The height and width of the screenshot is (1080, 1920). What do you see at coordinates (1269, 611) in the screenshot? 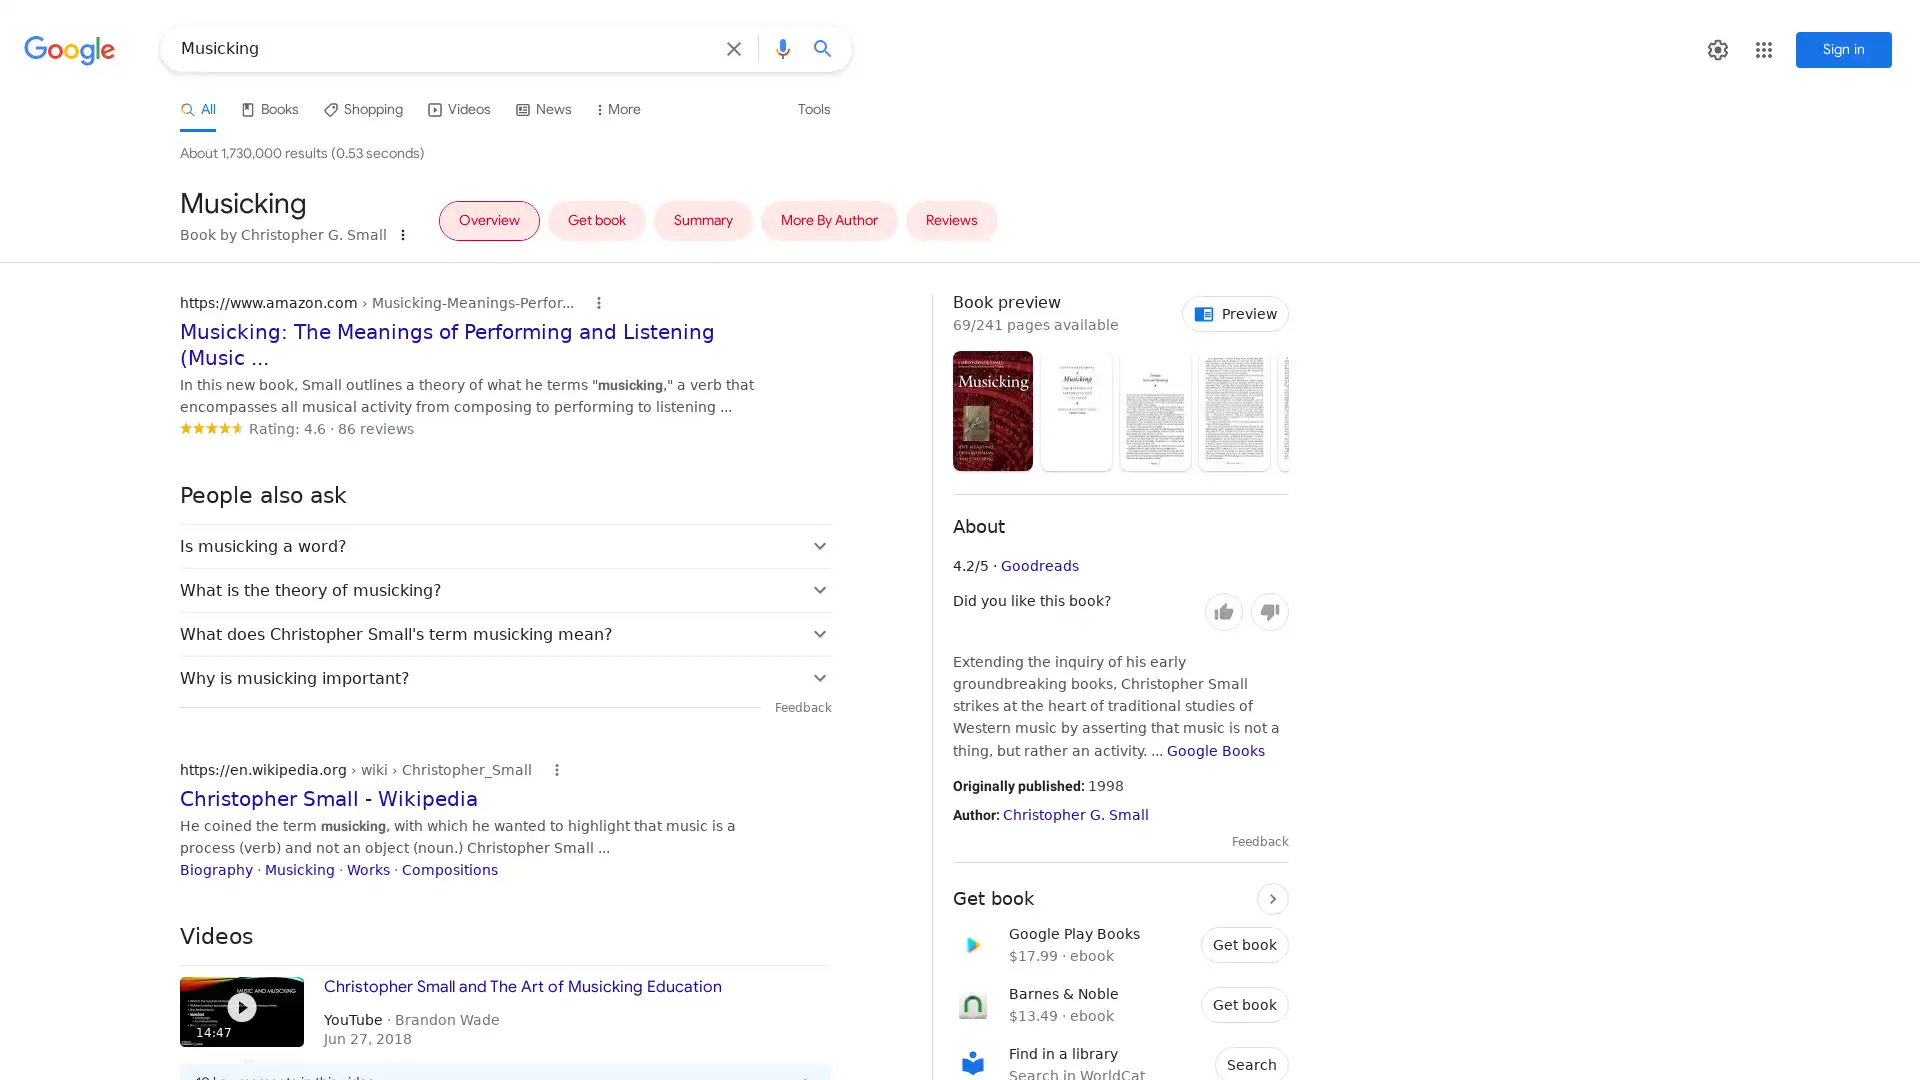
I see `Dislike` at bounding box center [1269, 611].